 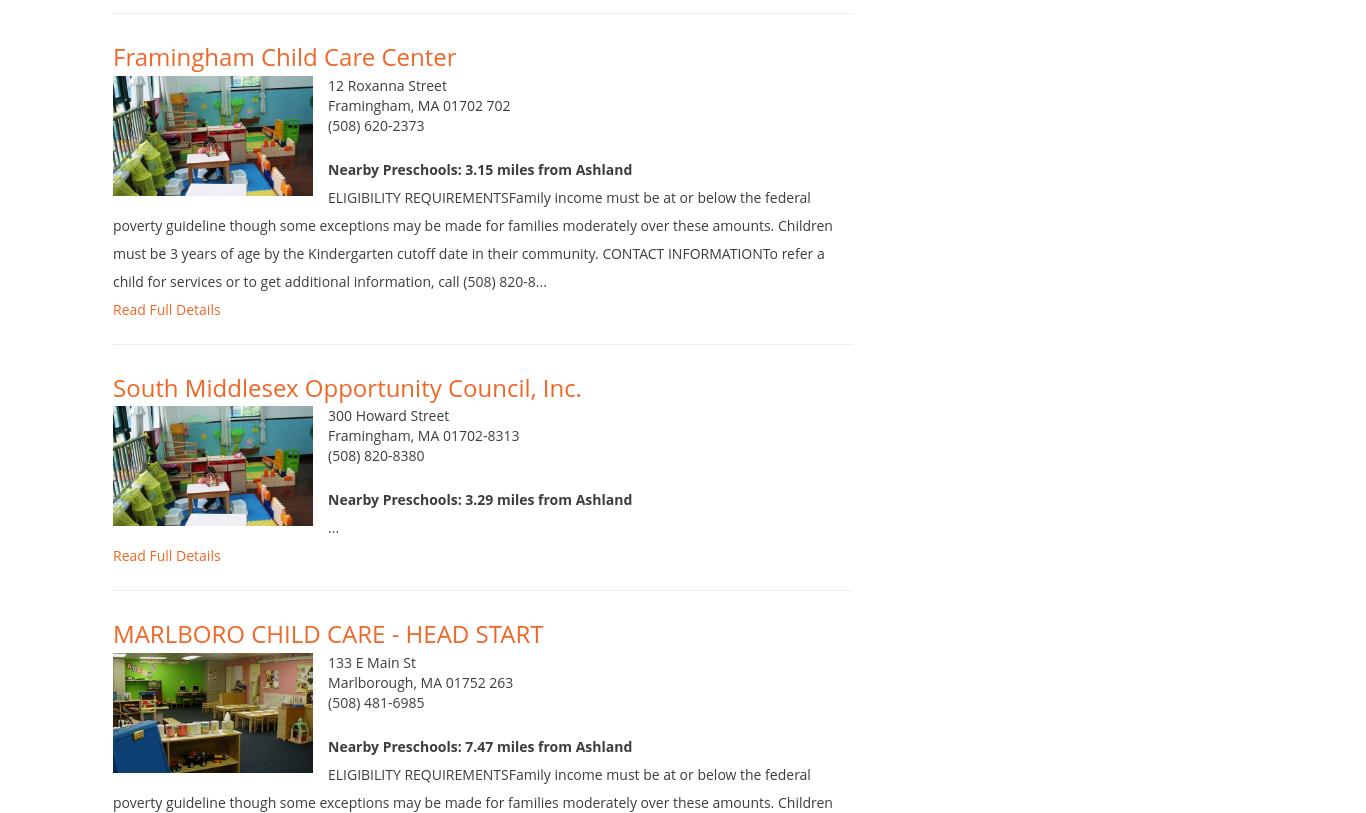 What do you see at coordinates (480, 776) in the screenshot?
I see `'Nearby Preschools: 7.47 miles from Ashland'` at bounding box center [480, 776].